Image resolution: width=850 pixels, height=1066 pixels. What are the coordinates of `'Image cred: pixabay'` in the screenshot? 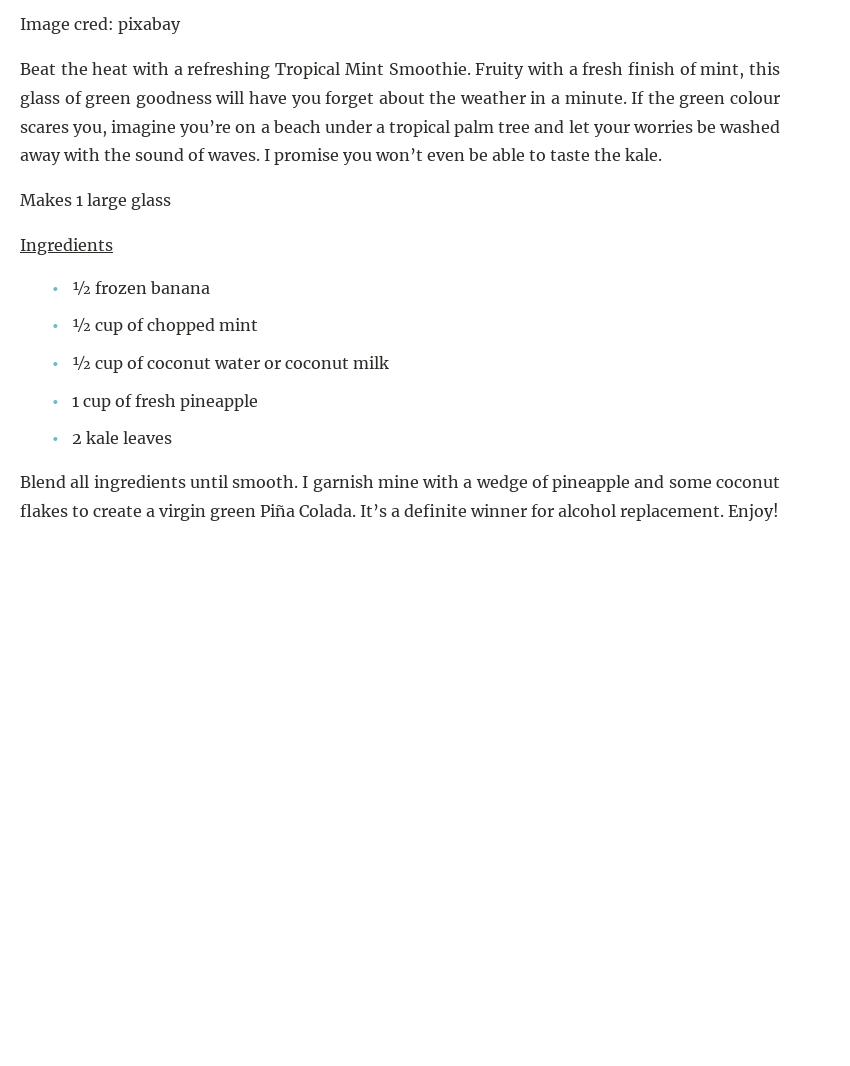 It's located at (18, 22).